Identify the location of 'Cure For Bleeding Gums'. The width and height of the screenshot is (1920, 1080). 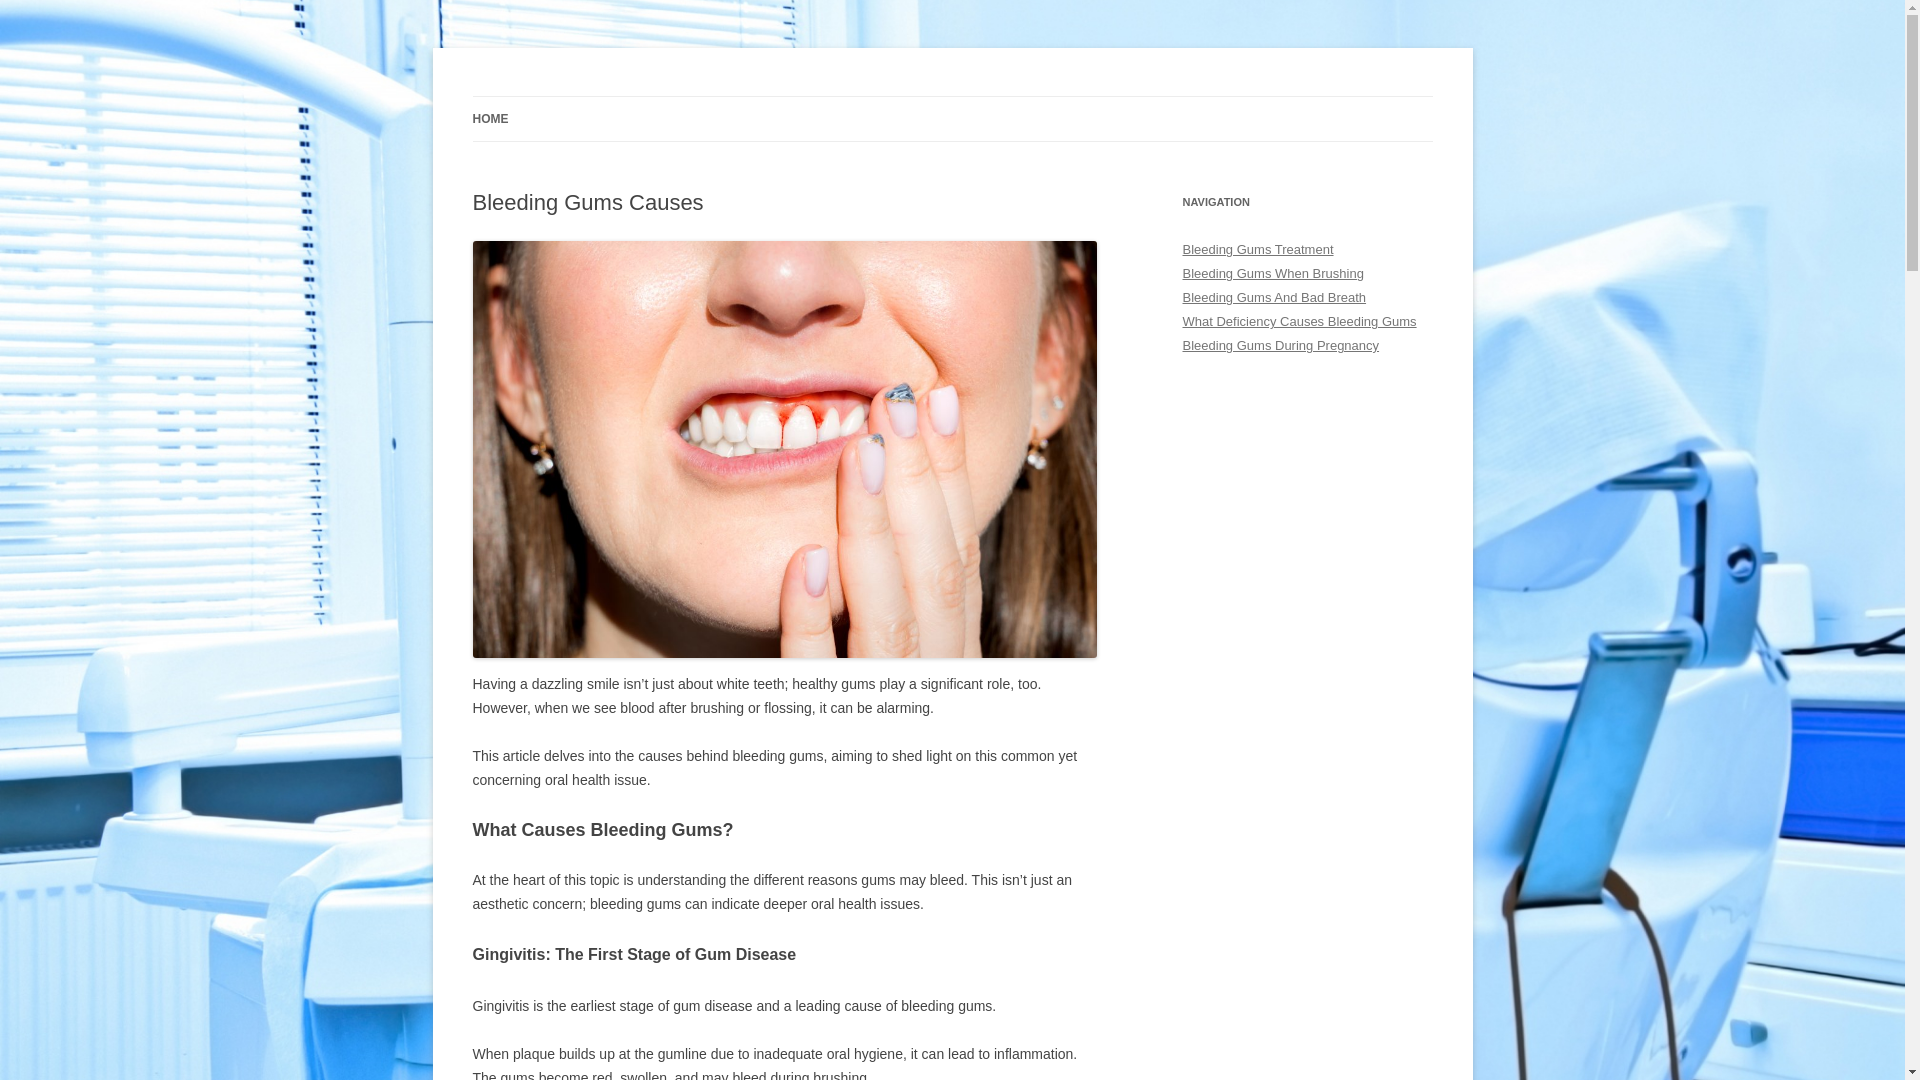
(470, 96).